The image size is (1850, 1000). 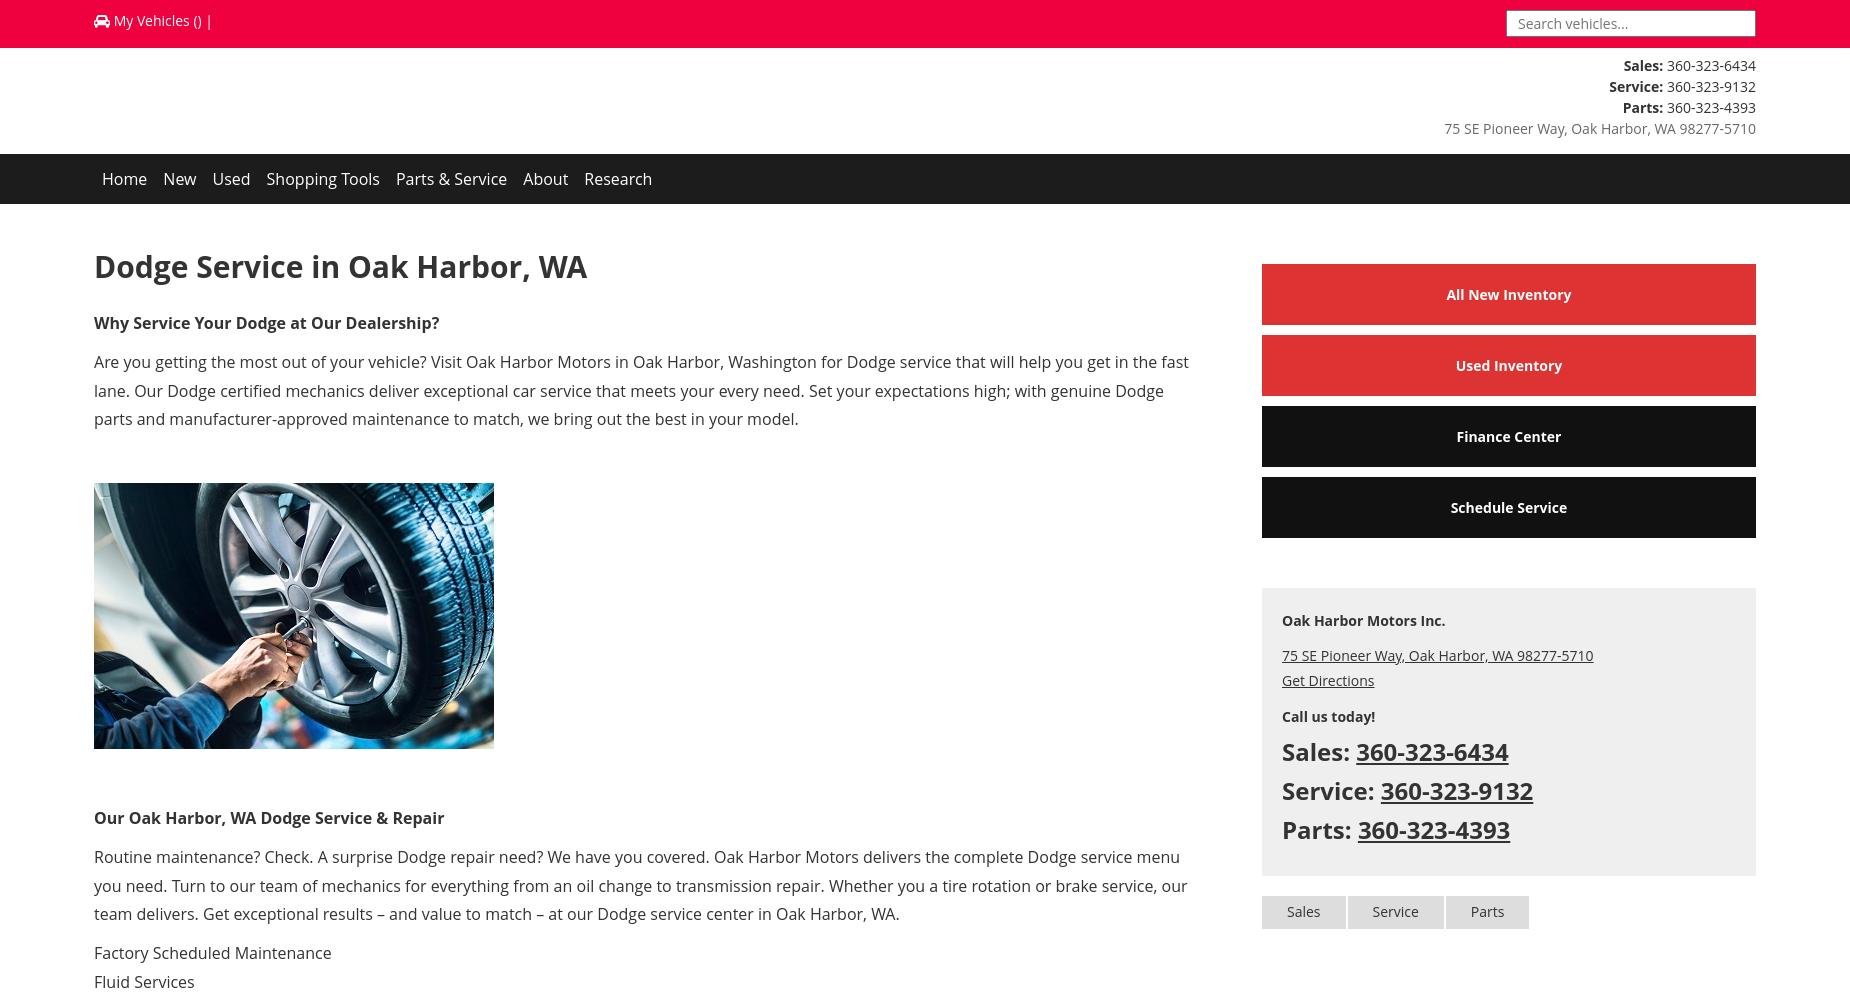 What do you see at coordinates (1326, 714) in the screenshot?
I see `'Call us today!'` at bounding box center [1326, 714].